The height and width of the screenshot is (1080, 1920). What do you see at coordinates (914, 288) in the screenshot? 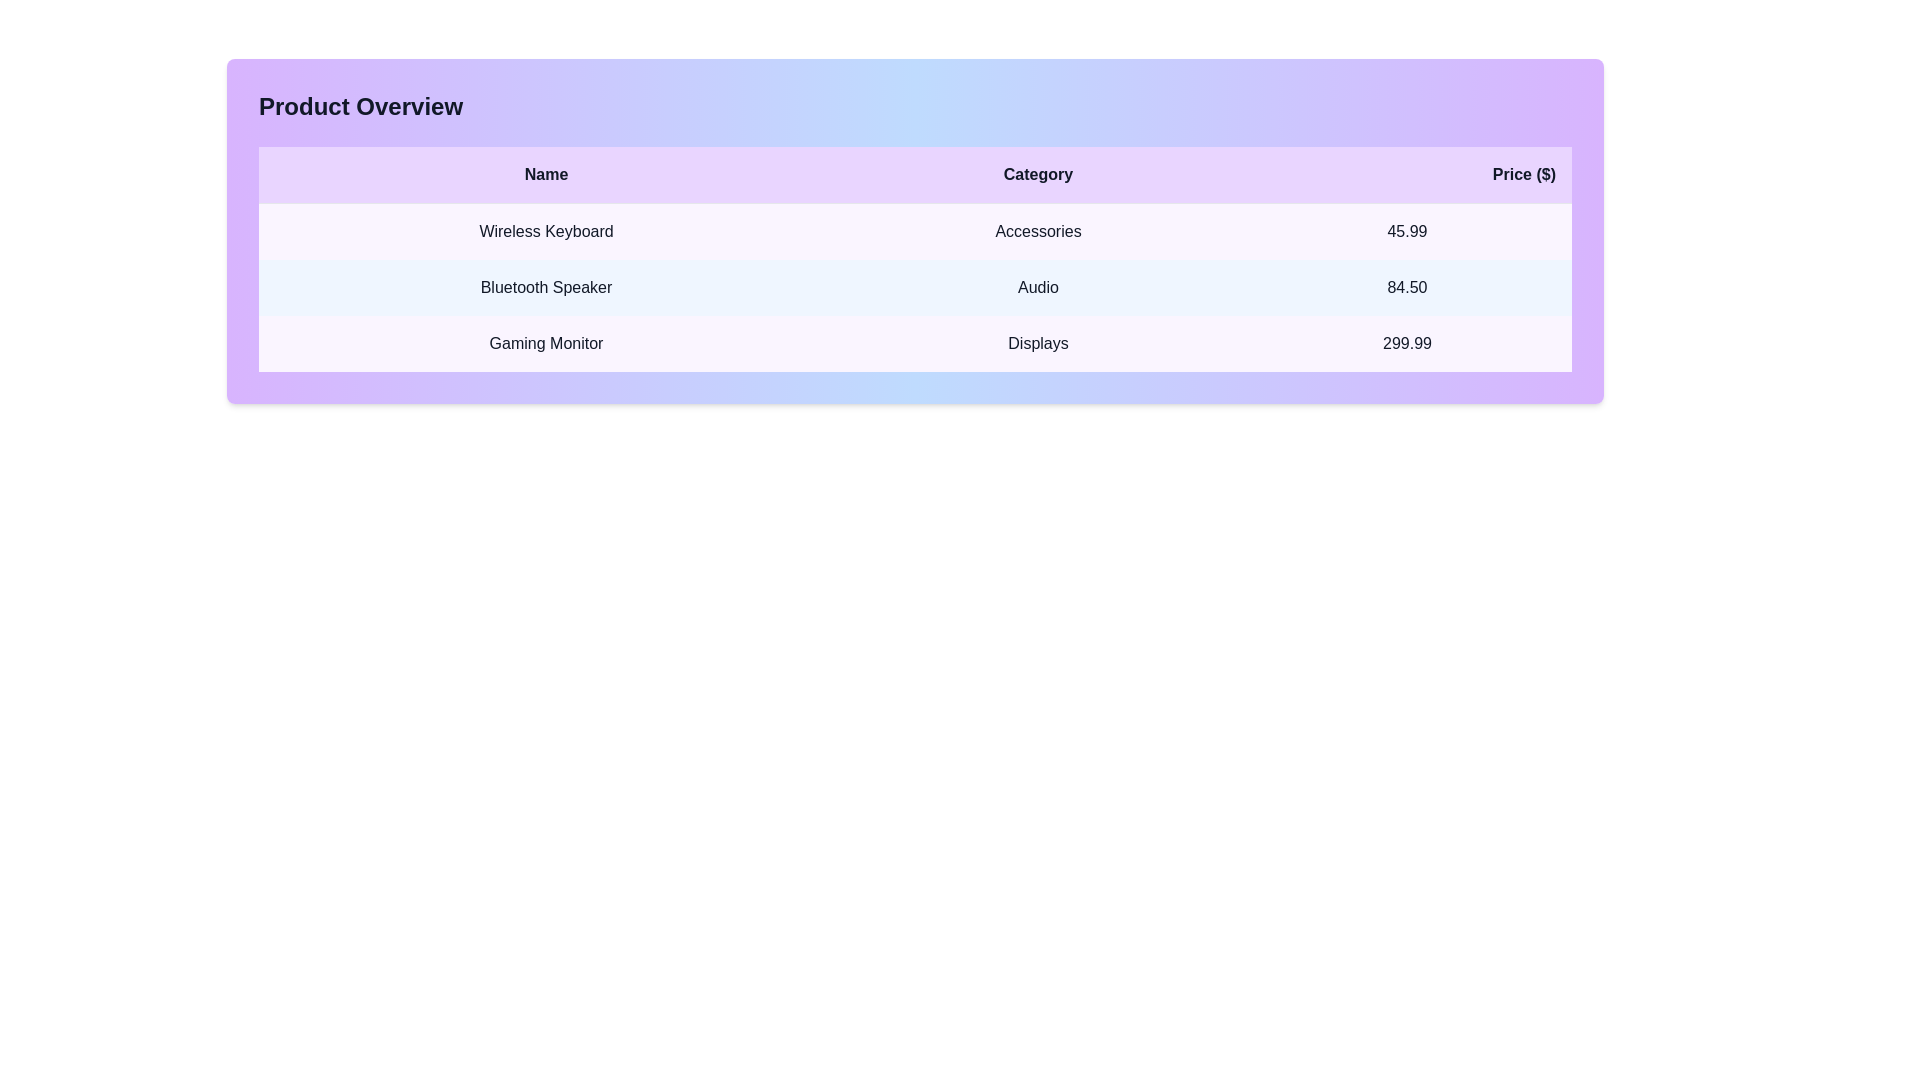
I see `the second row of the table that contains the information 'Bluetooth Speaker', 'Audio', and '84.50'` at bounding box center [914, 288].